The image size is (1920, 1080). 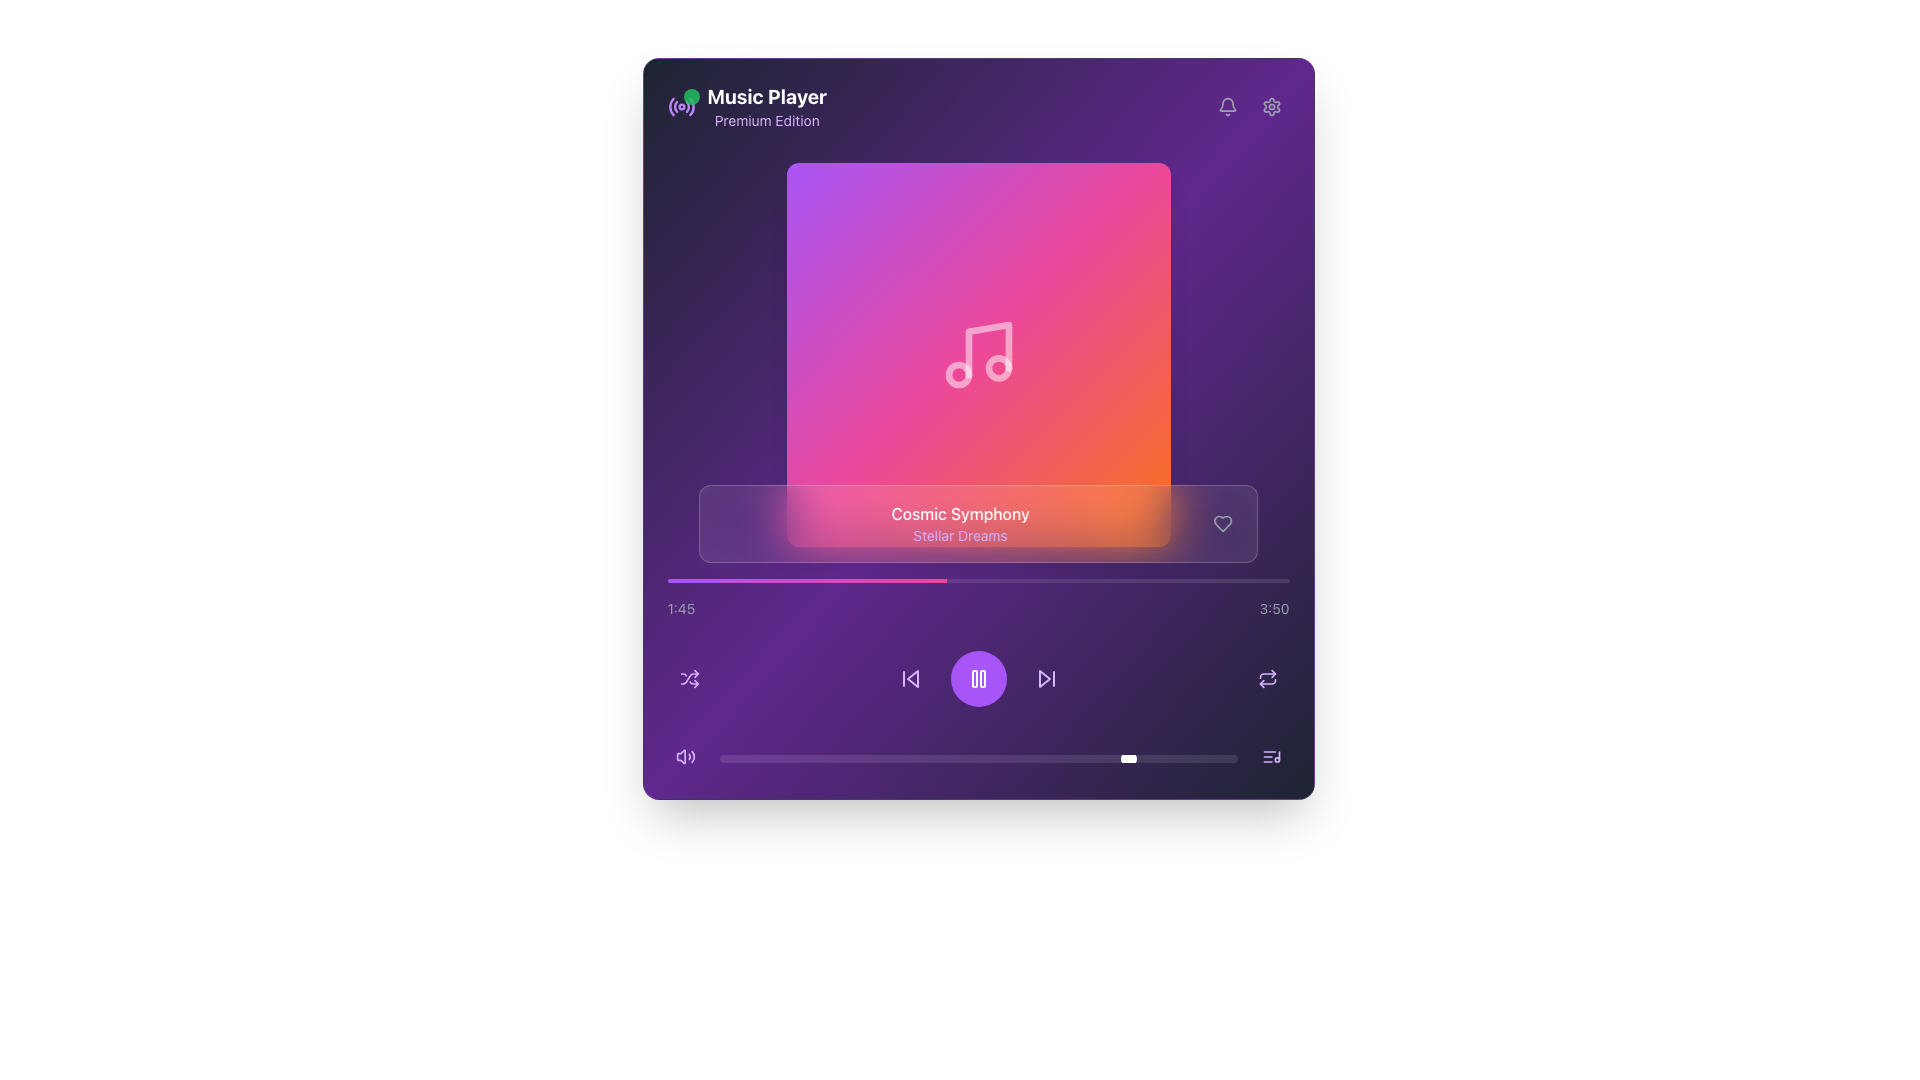 What do you see at coordinates (960, 535) in the screenshot?
I see `the Text label that serves as a subtitle or description for the current media, positioned below the 'Cosmic Symphony' text in the music player interface` at bounding box center [960, 535].